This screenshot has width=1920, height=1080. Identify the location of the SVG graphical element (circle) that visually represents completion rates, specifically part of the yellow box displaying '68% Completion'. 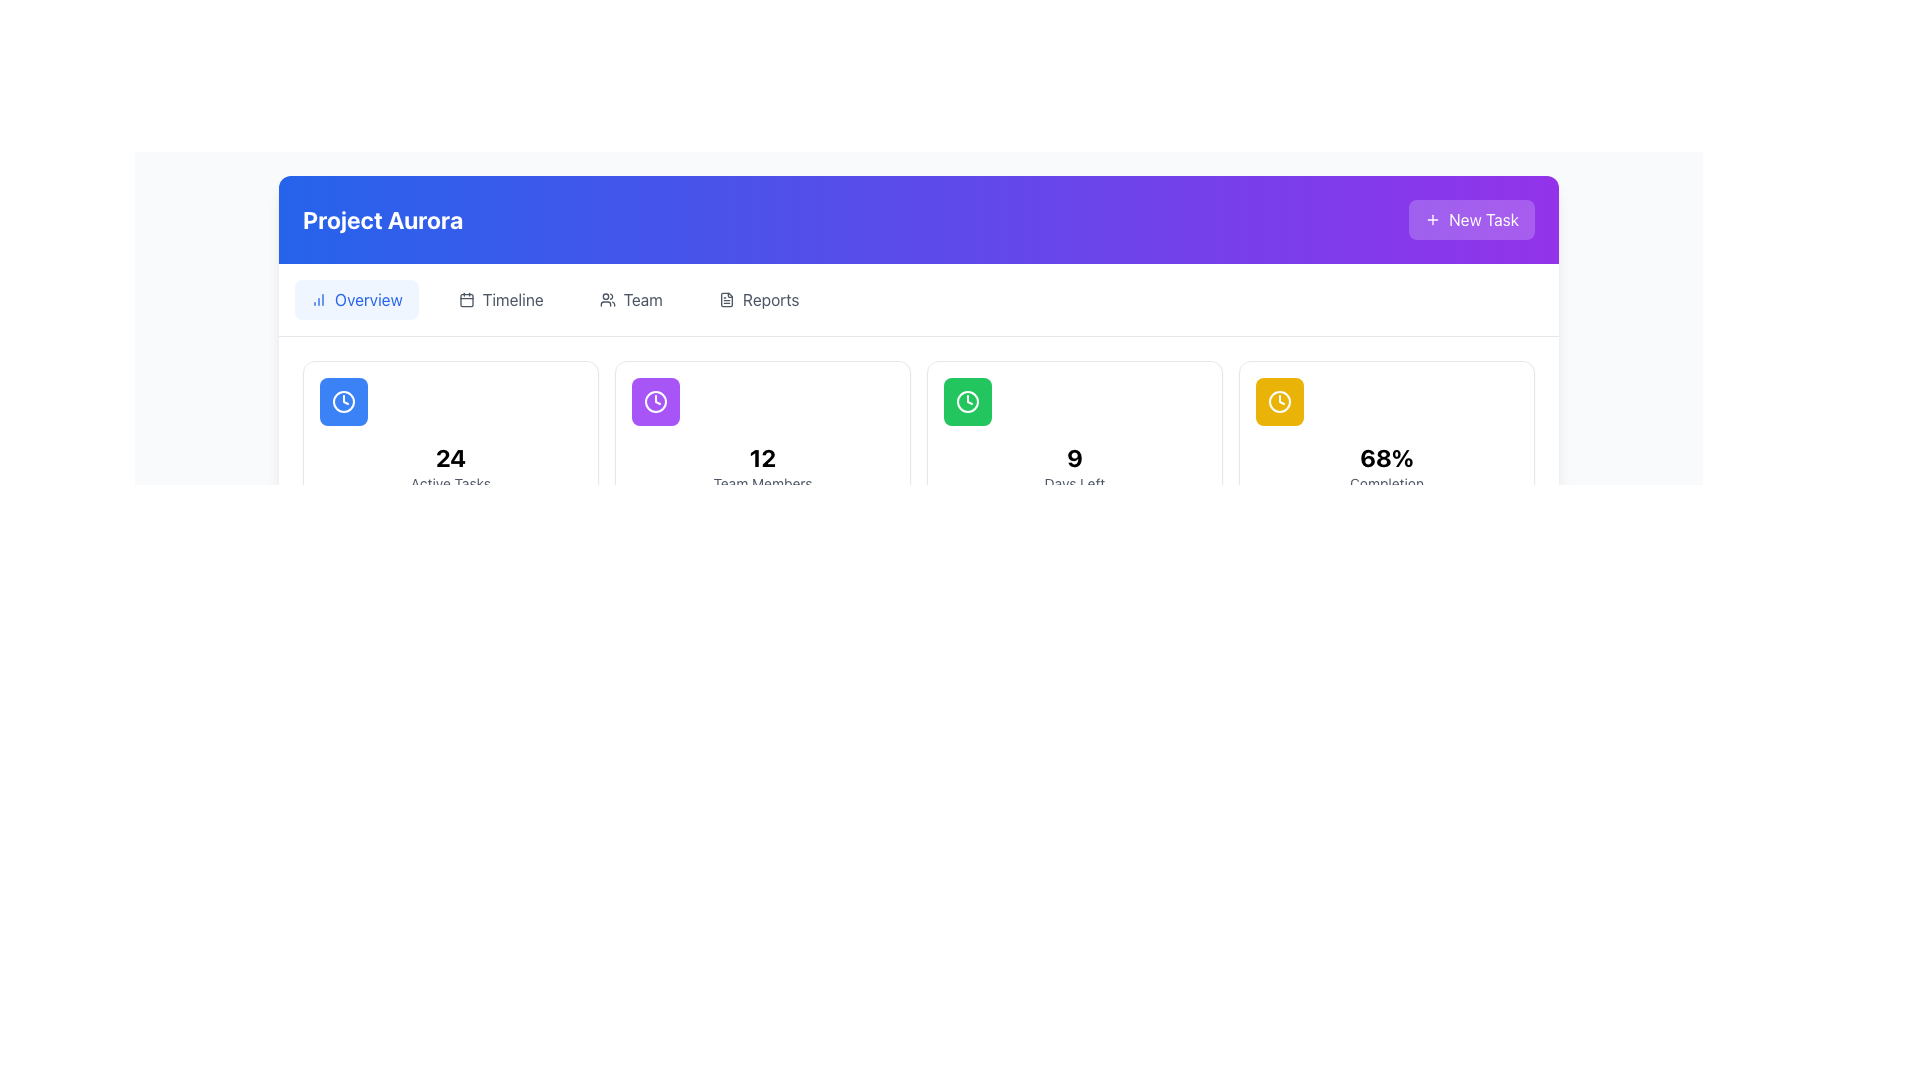
(1280, 401).